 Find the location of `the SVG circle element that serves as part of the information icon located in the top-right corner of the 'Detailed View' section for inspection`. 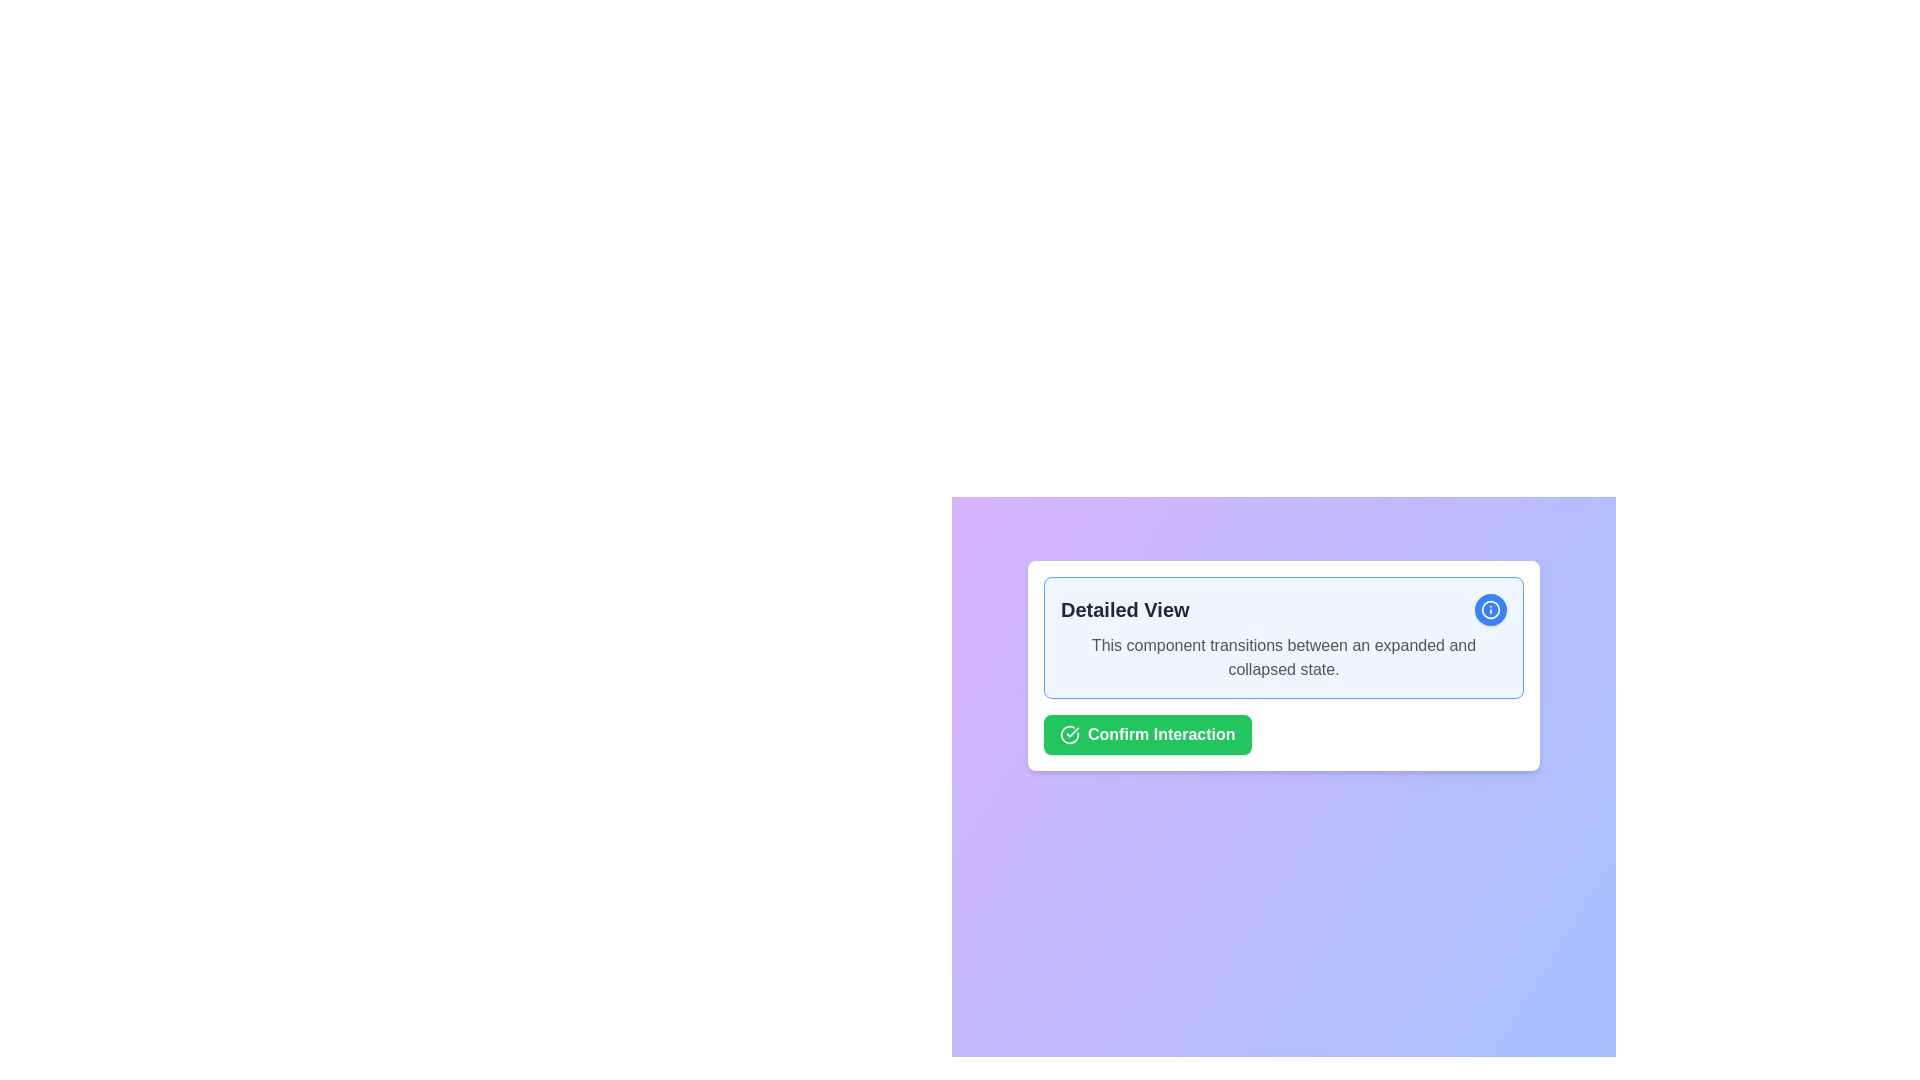

the SVG circle element that serves as part of the information icon located in the top-right corner of the 'Detailed View' section for inspection is located at coordinates (1491, 608).